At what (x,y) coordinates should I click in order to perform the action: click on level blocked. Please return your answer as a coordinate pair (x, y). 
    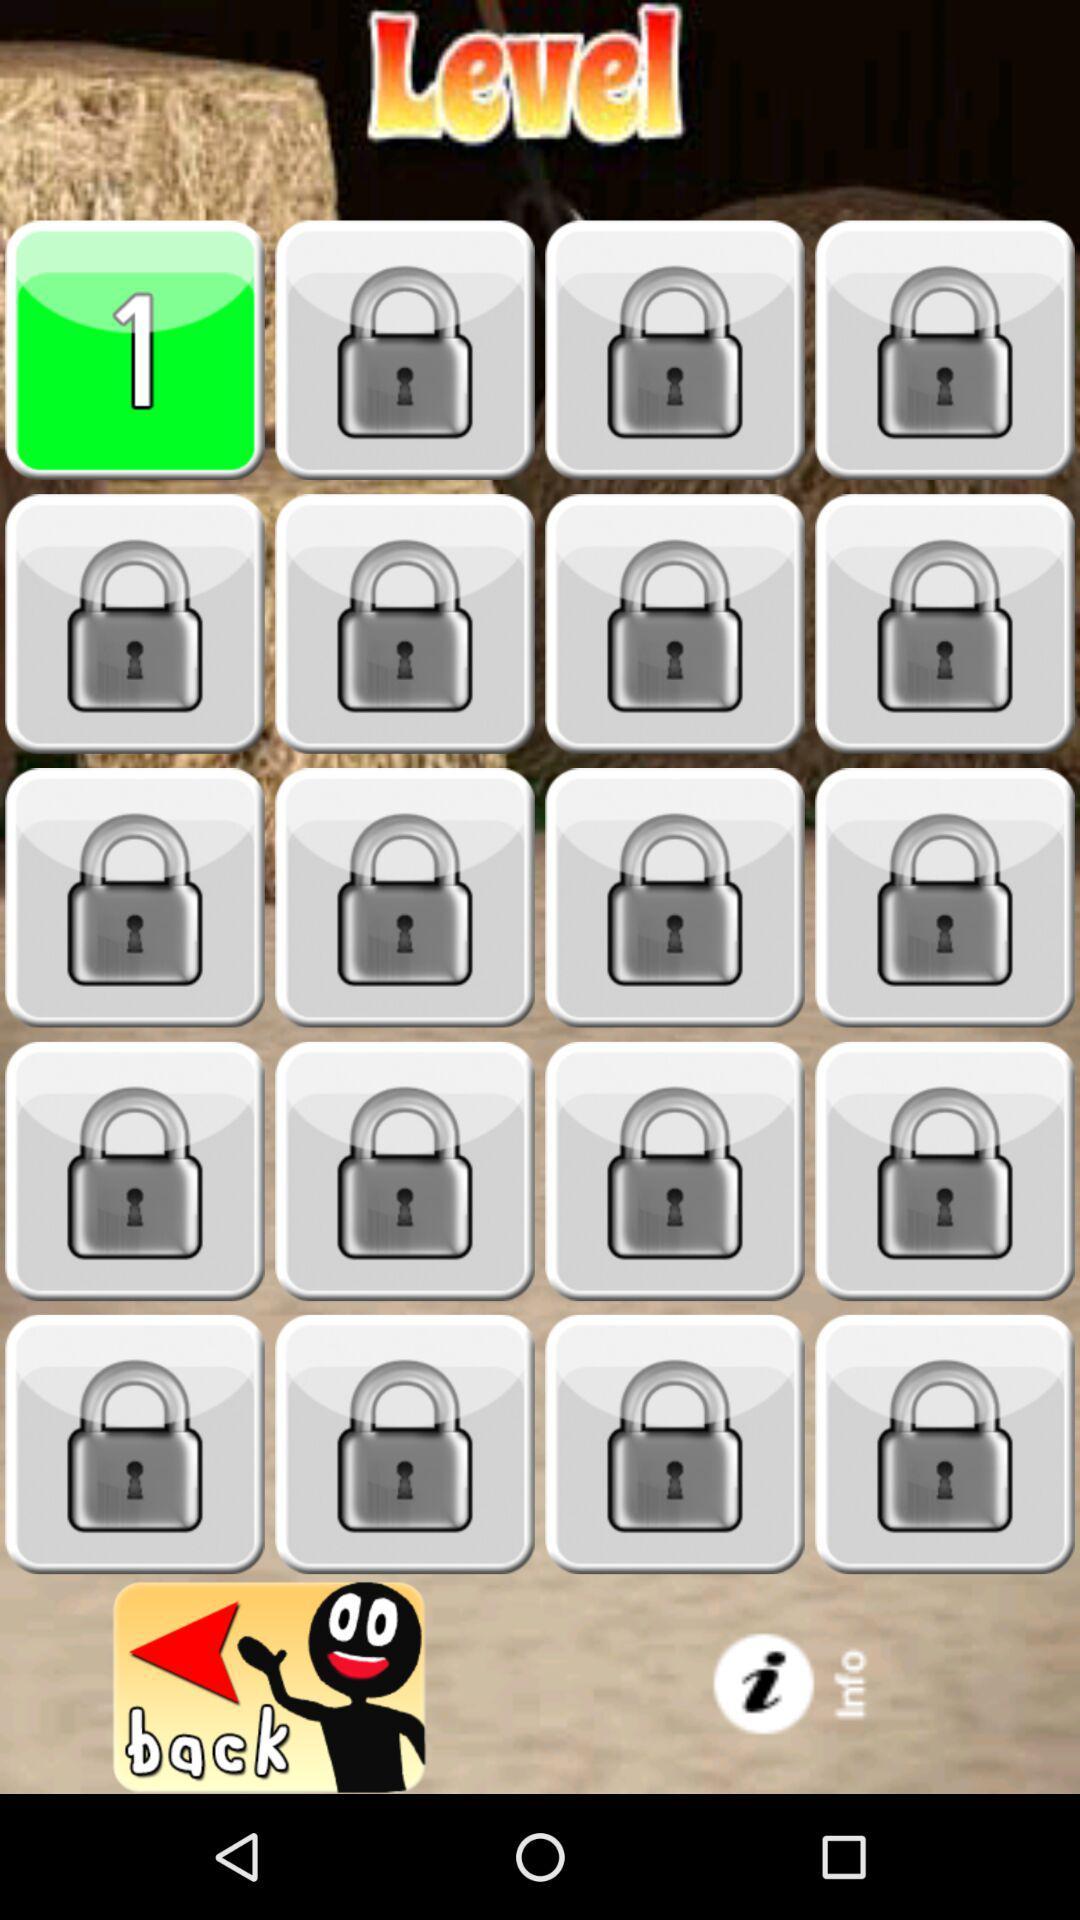
    Looking at the image, I should click on (945, 1444).